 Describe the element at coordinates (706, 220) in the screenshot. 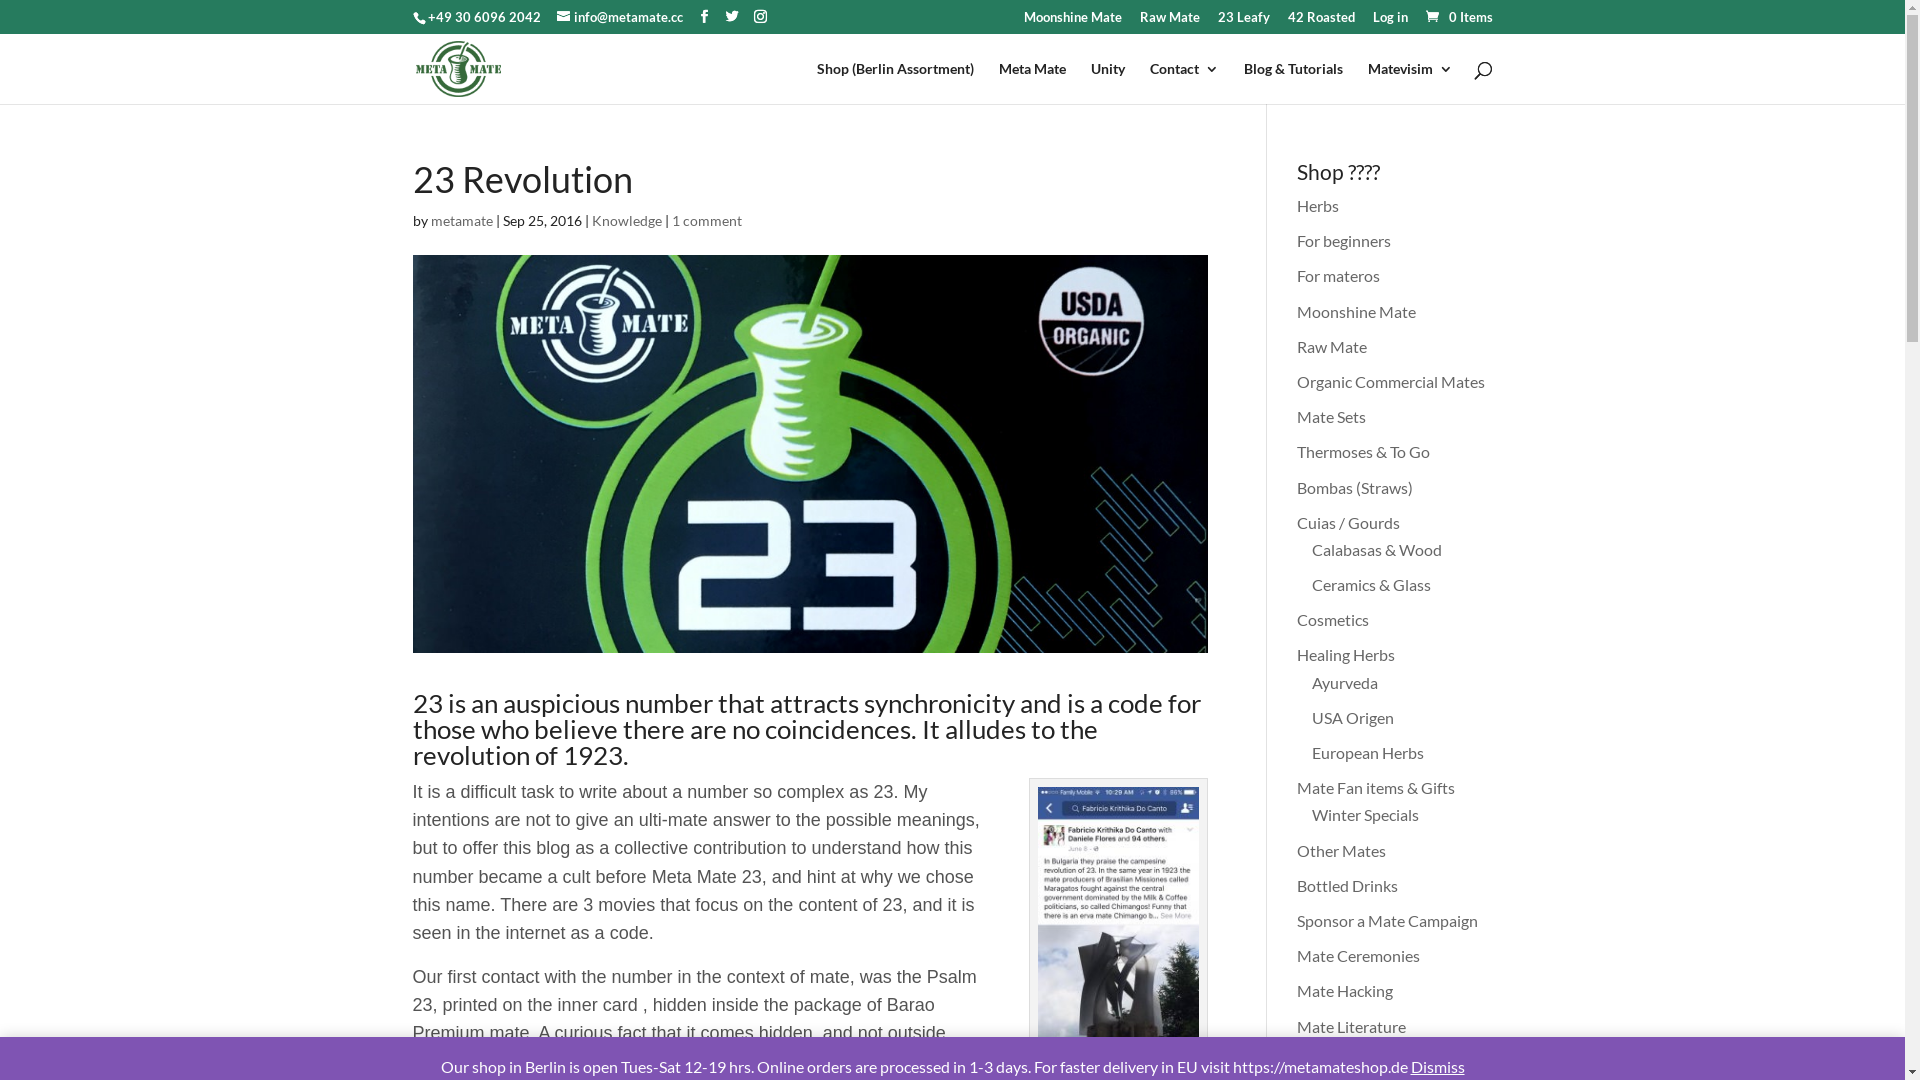

I see `'1 comment'` at that location.